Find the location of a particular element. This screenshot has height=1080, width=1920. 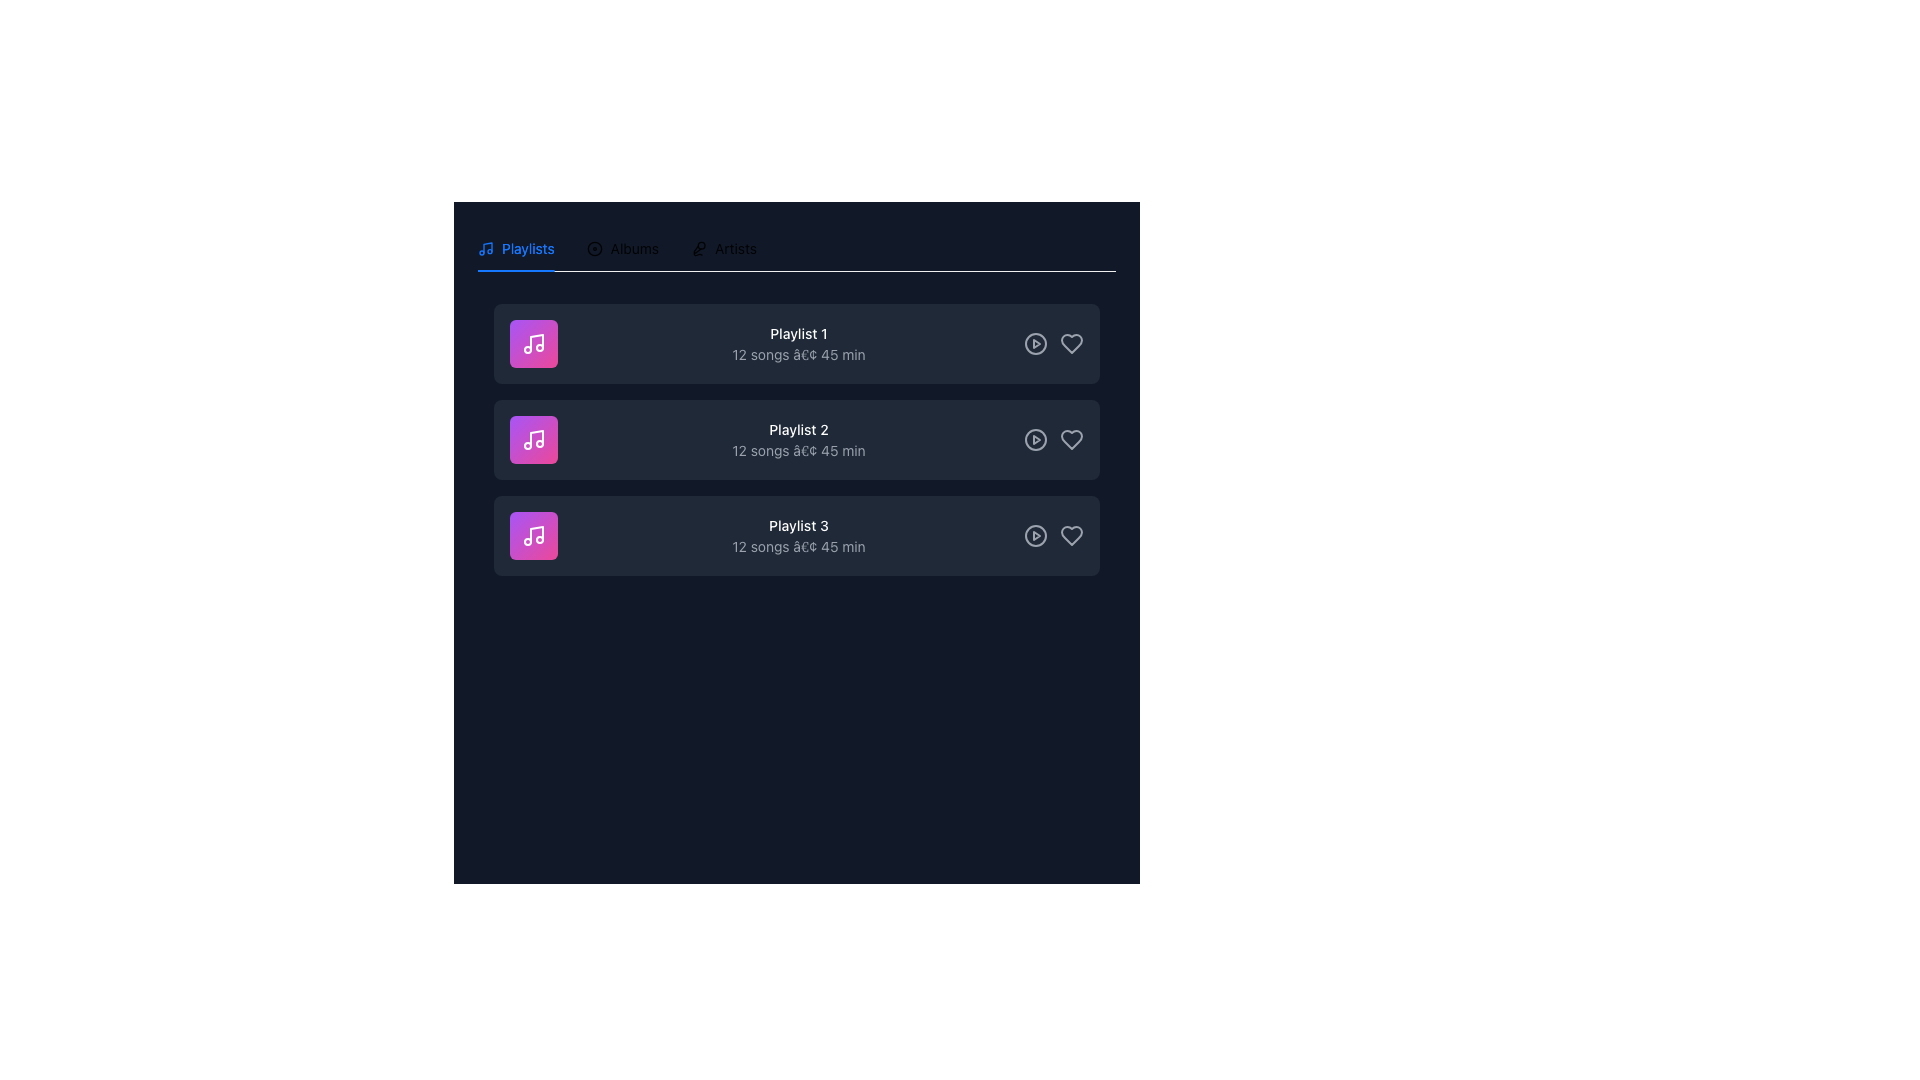

the textual display component that serves as a header and subheader for the playlist item, which displays 'Playlist 2' and '12 songs • 45 min.' is located at coordinates (797, 438).